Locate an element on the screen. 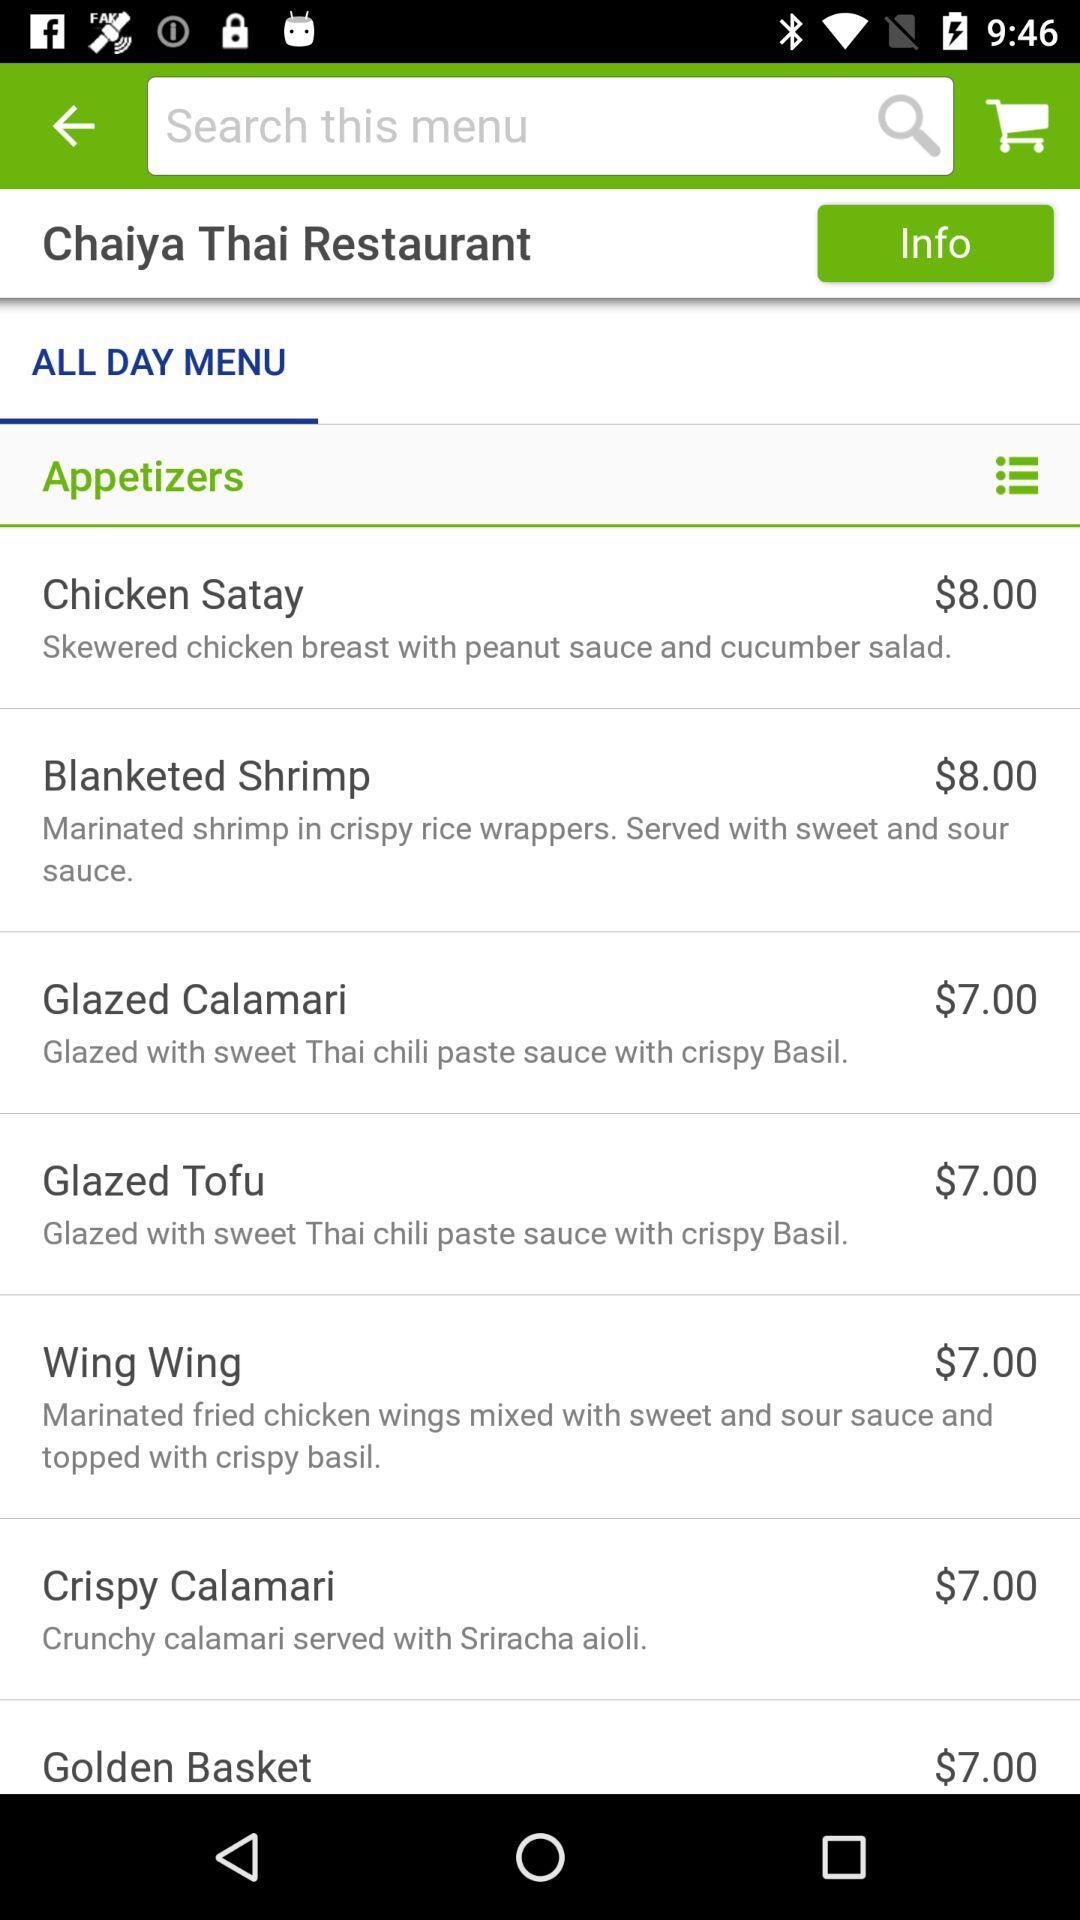  the green color button under cart icon is located at coordinates (936, 242).